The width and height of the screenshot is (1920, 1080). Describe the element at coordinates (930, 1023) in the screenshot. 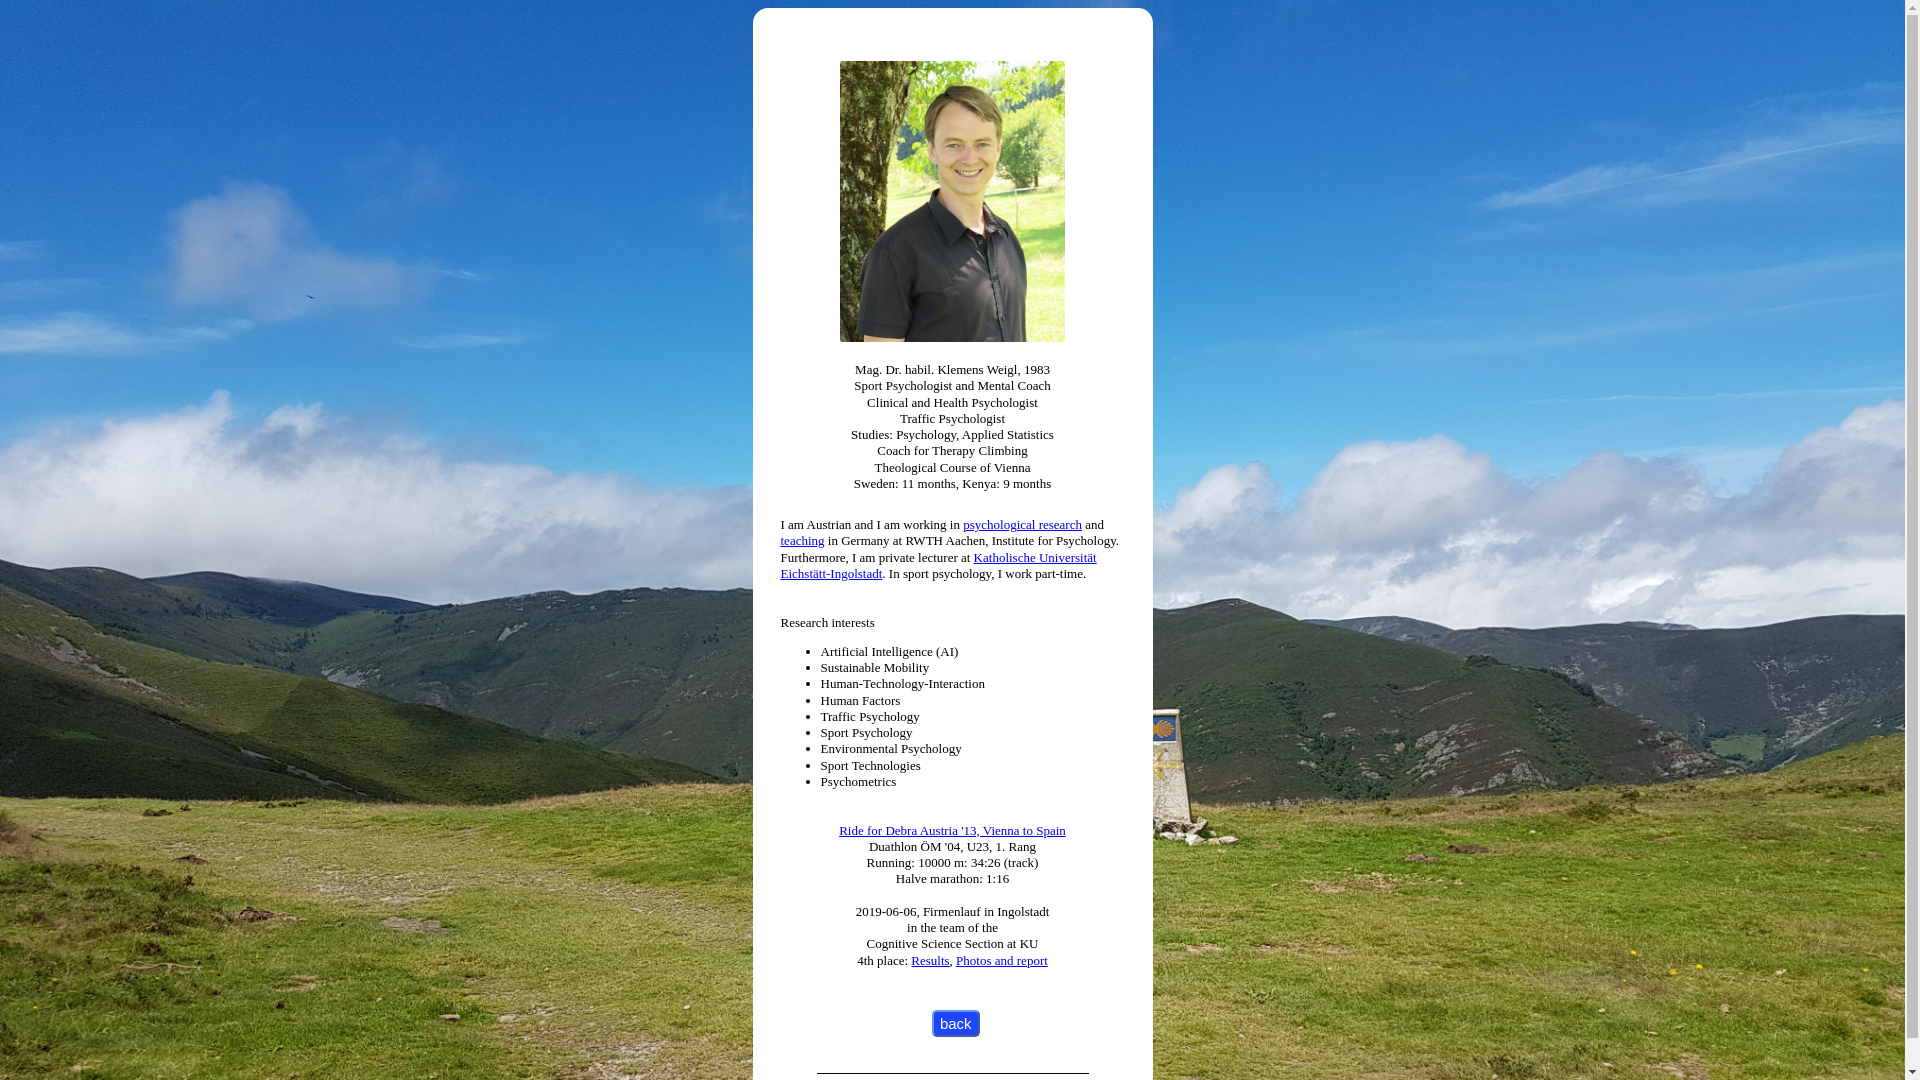

I see `'back'` at that location.